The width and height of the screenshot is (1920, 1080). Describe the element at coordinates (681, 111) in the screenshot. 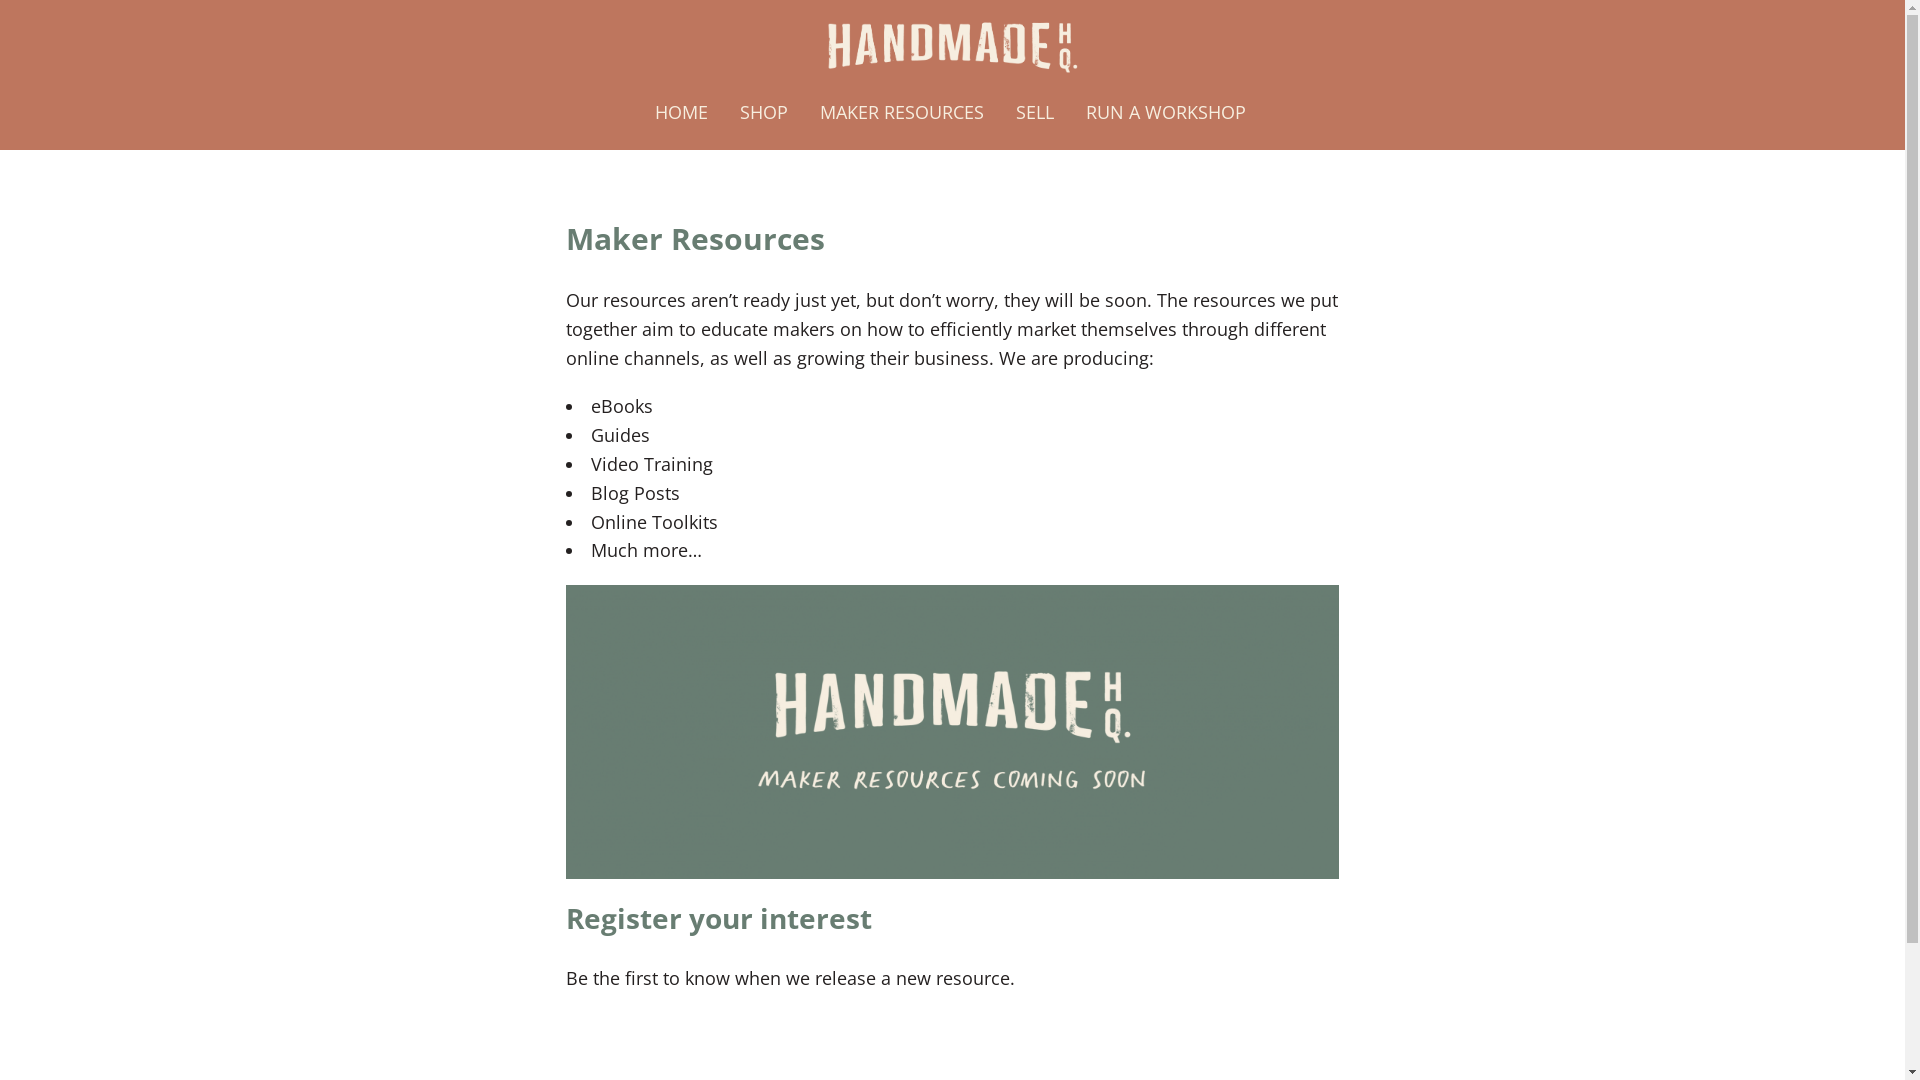

I see `'HOME'` at that location.